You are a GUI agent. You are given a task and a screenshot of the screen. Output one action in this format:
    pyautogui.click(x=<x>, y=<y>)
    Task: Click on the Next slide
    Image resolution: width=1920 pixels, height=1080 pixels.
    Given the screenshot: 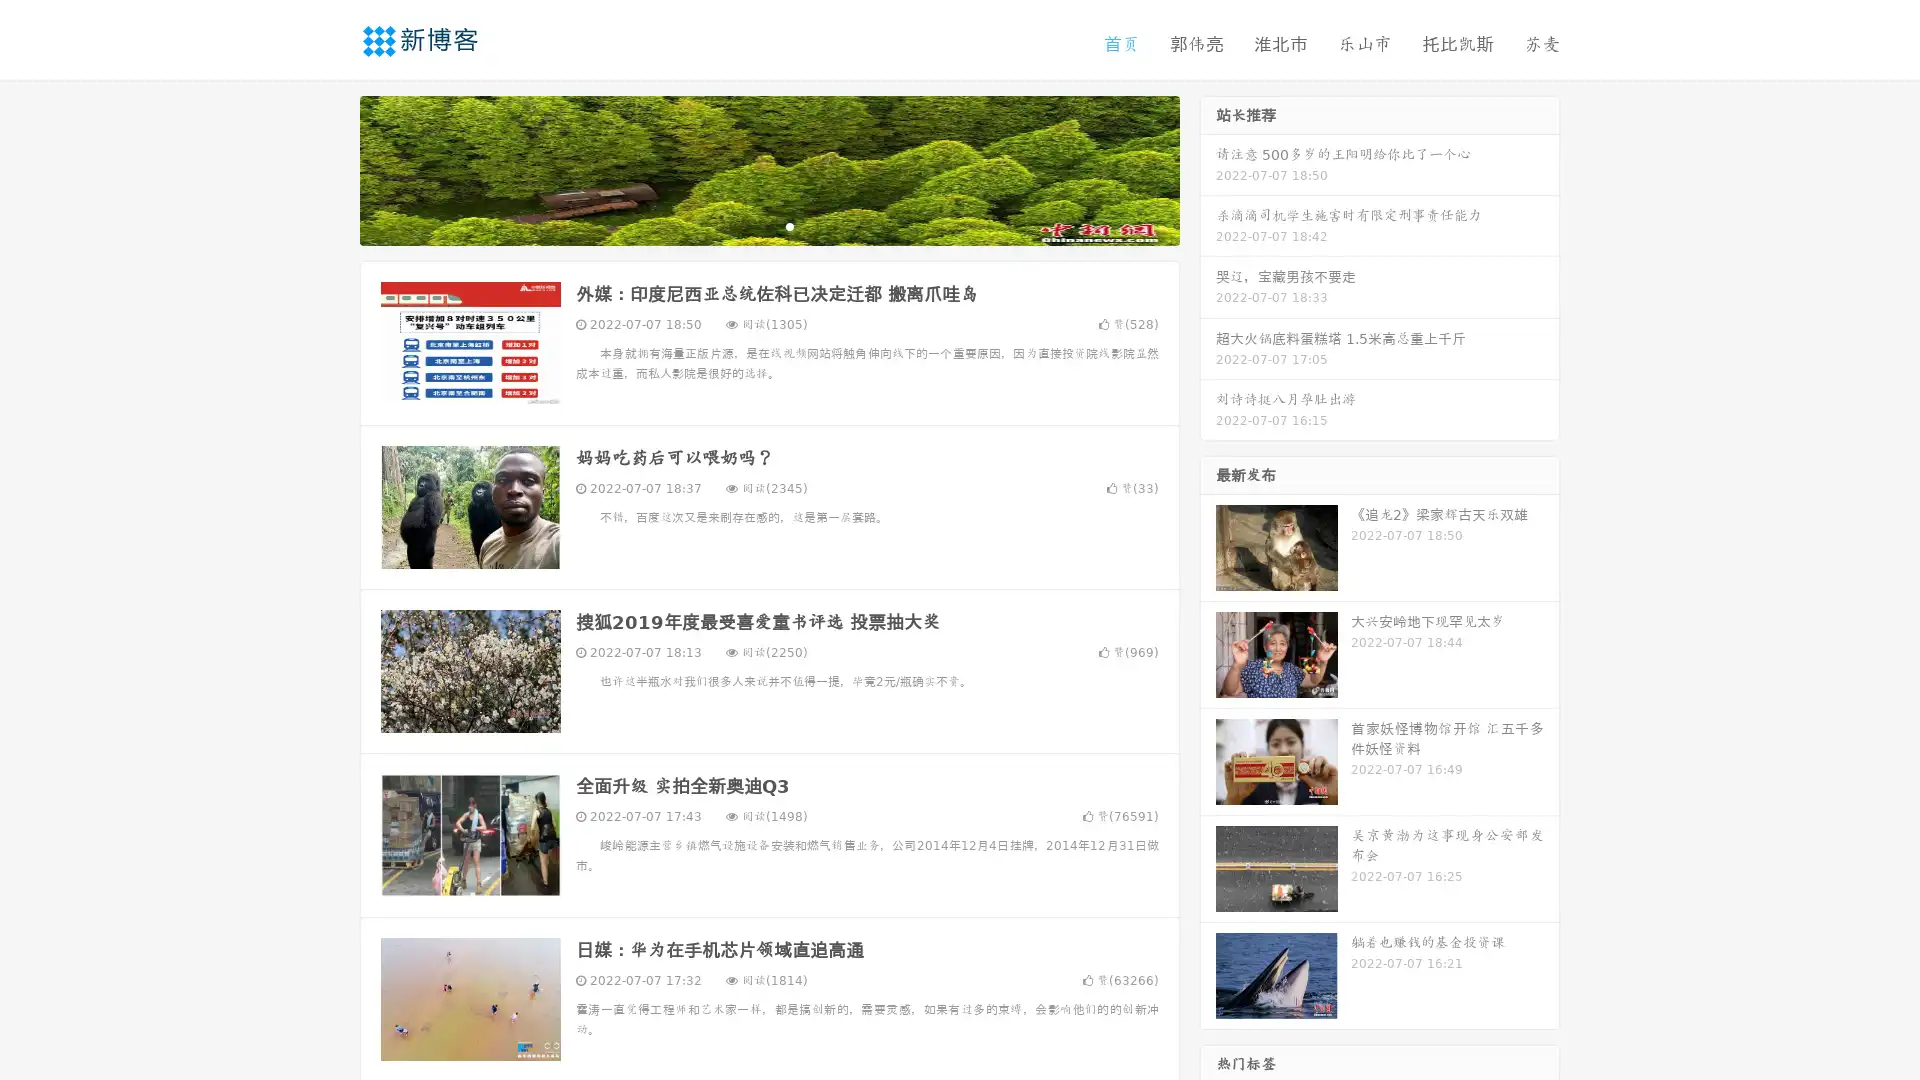 What is the action you would take?
    pyautogui.click(x=1208, y=168)
    